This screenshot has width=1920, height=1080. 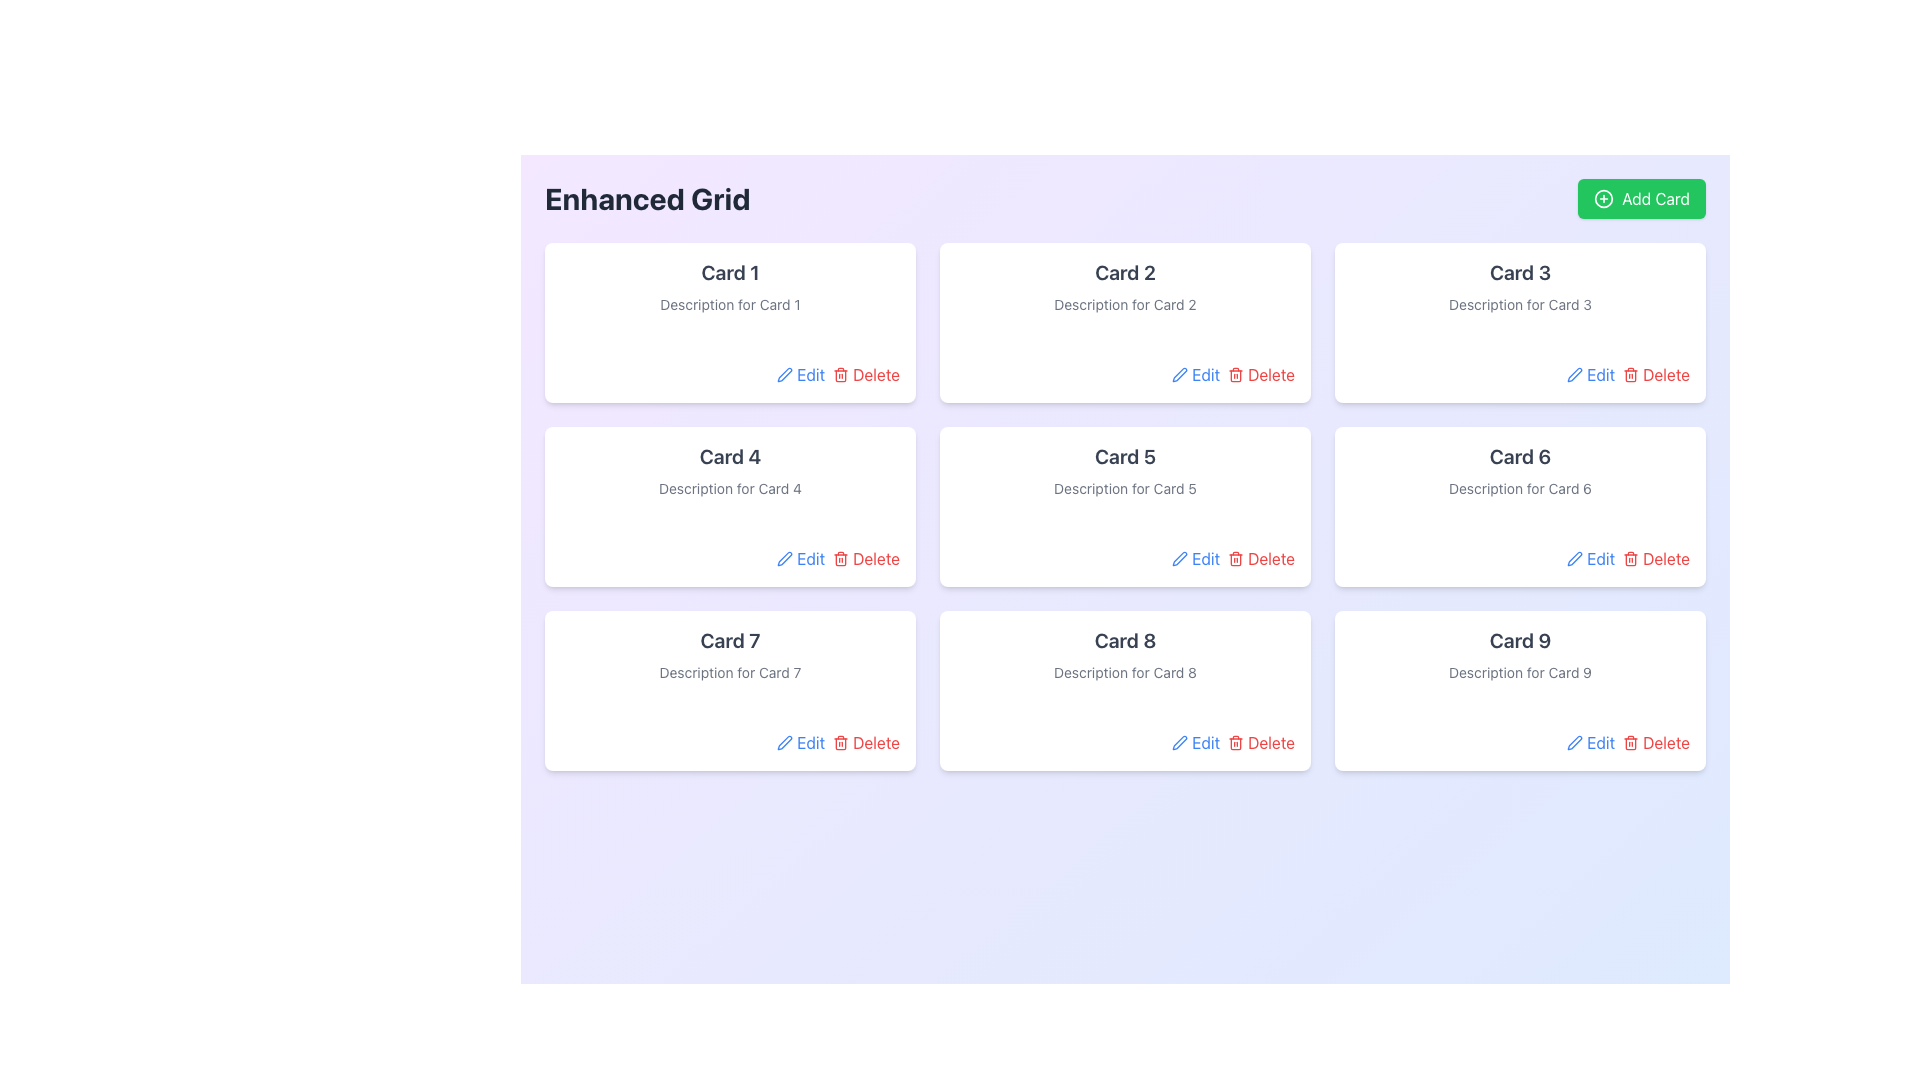 I want to click on the Text Label located below the header 'Card 6' in the sixth card of a grid layout, centered horizontally within the card, so click(x=1520, y=489).